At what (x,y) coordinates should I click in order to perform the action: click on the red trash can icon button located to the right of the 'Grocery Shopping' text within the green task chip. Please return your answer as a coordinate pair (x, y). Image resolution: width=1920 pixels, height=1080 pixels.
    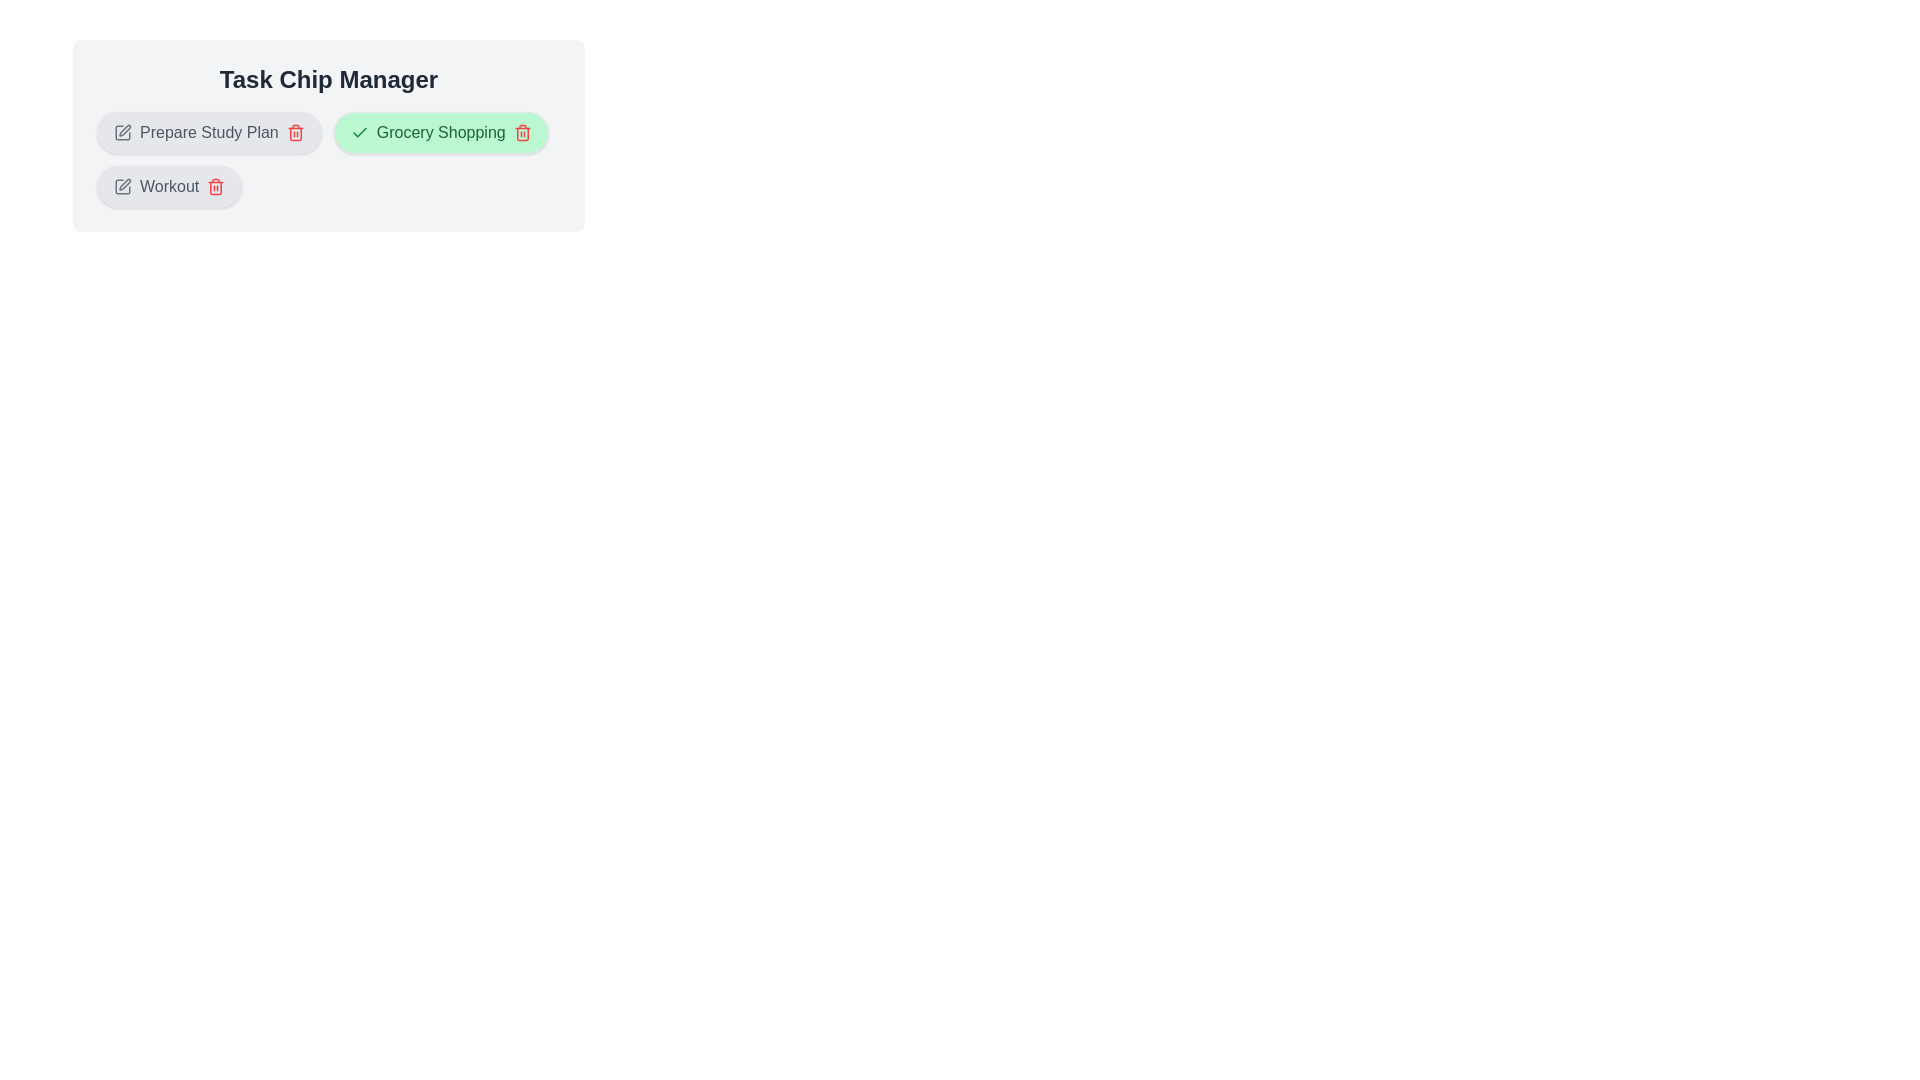
    Looking at the image, I should click on (522, 132).